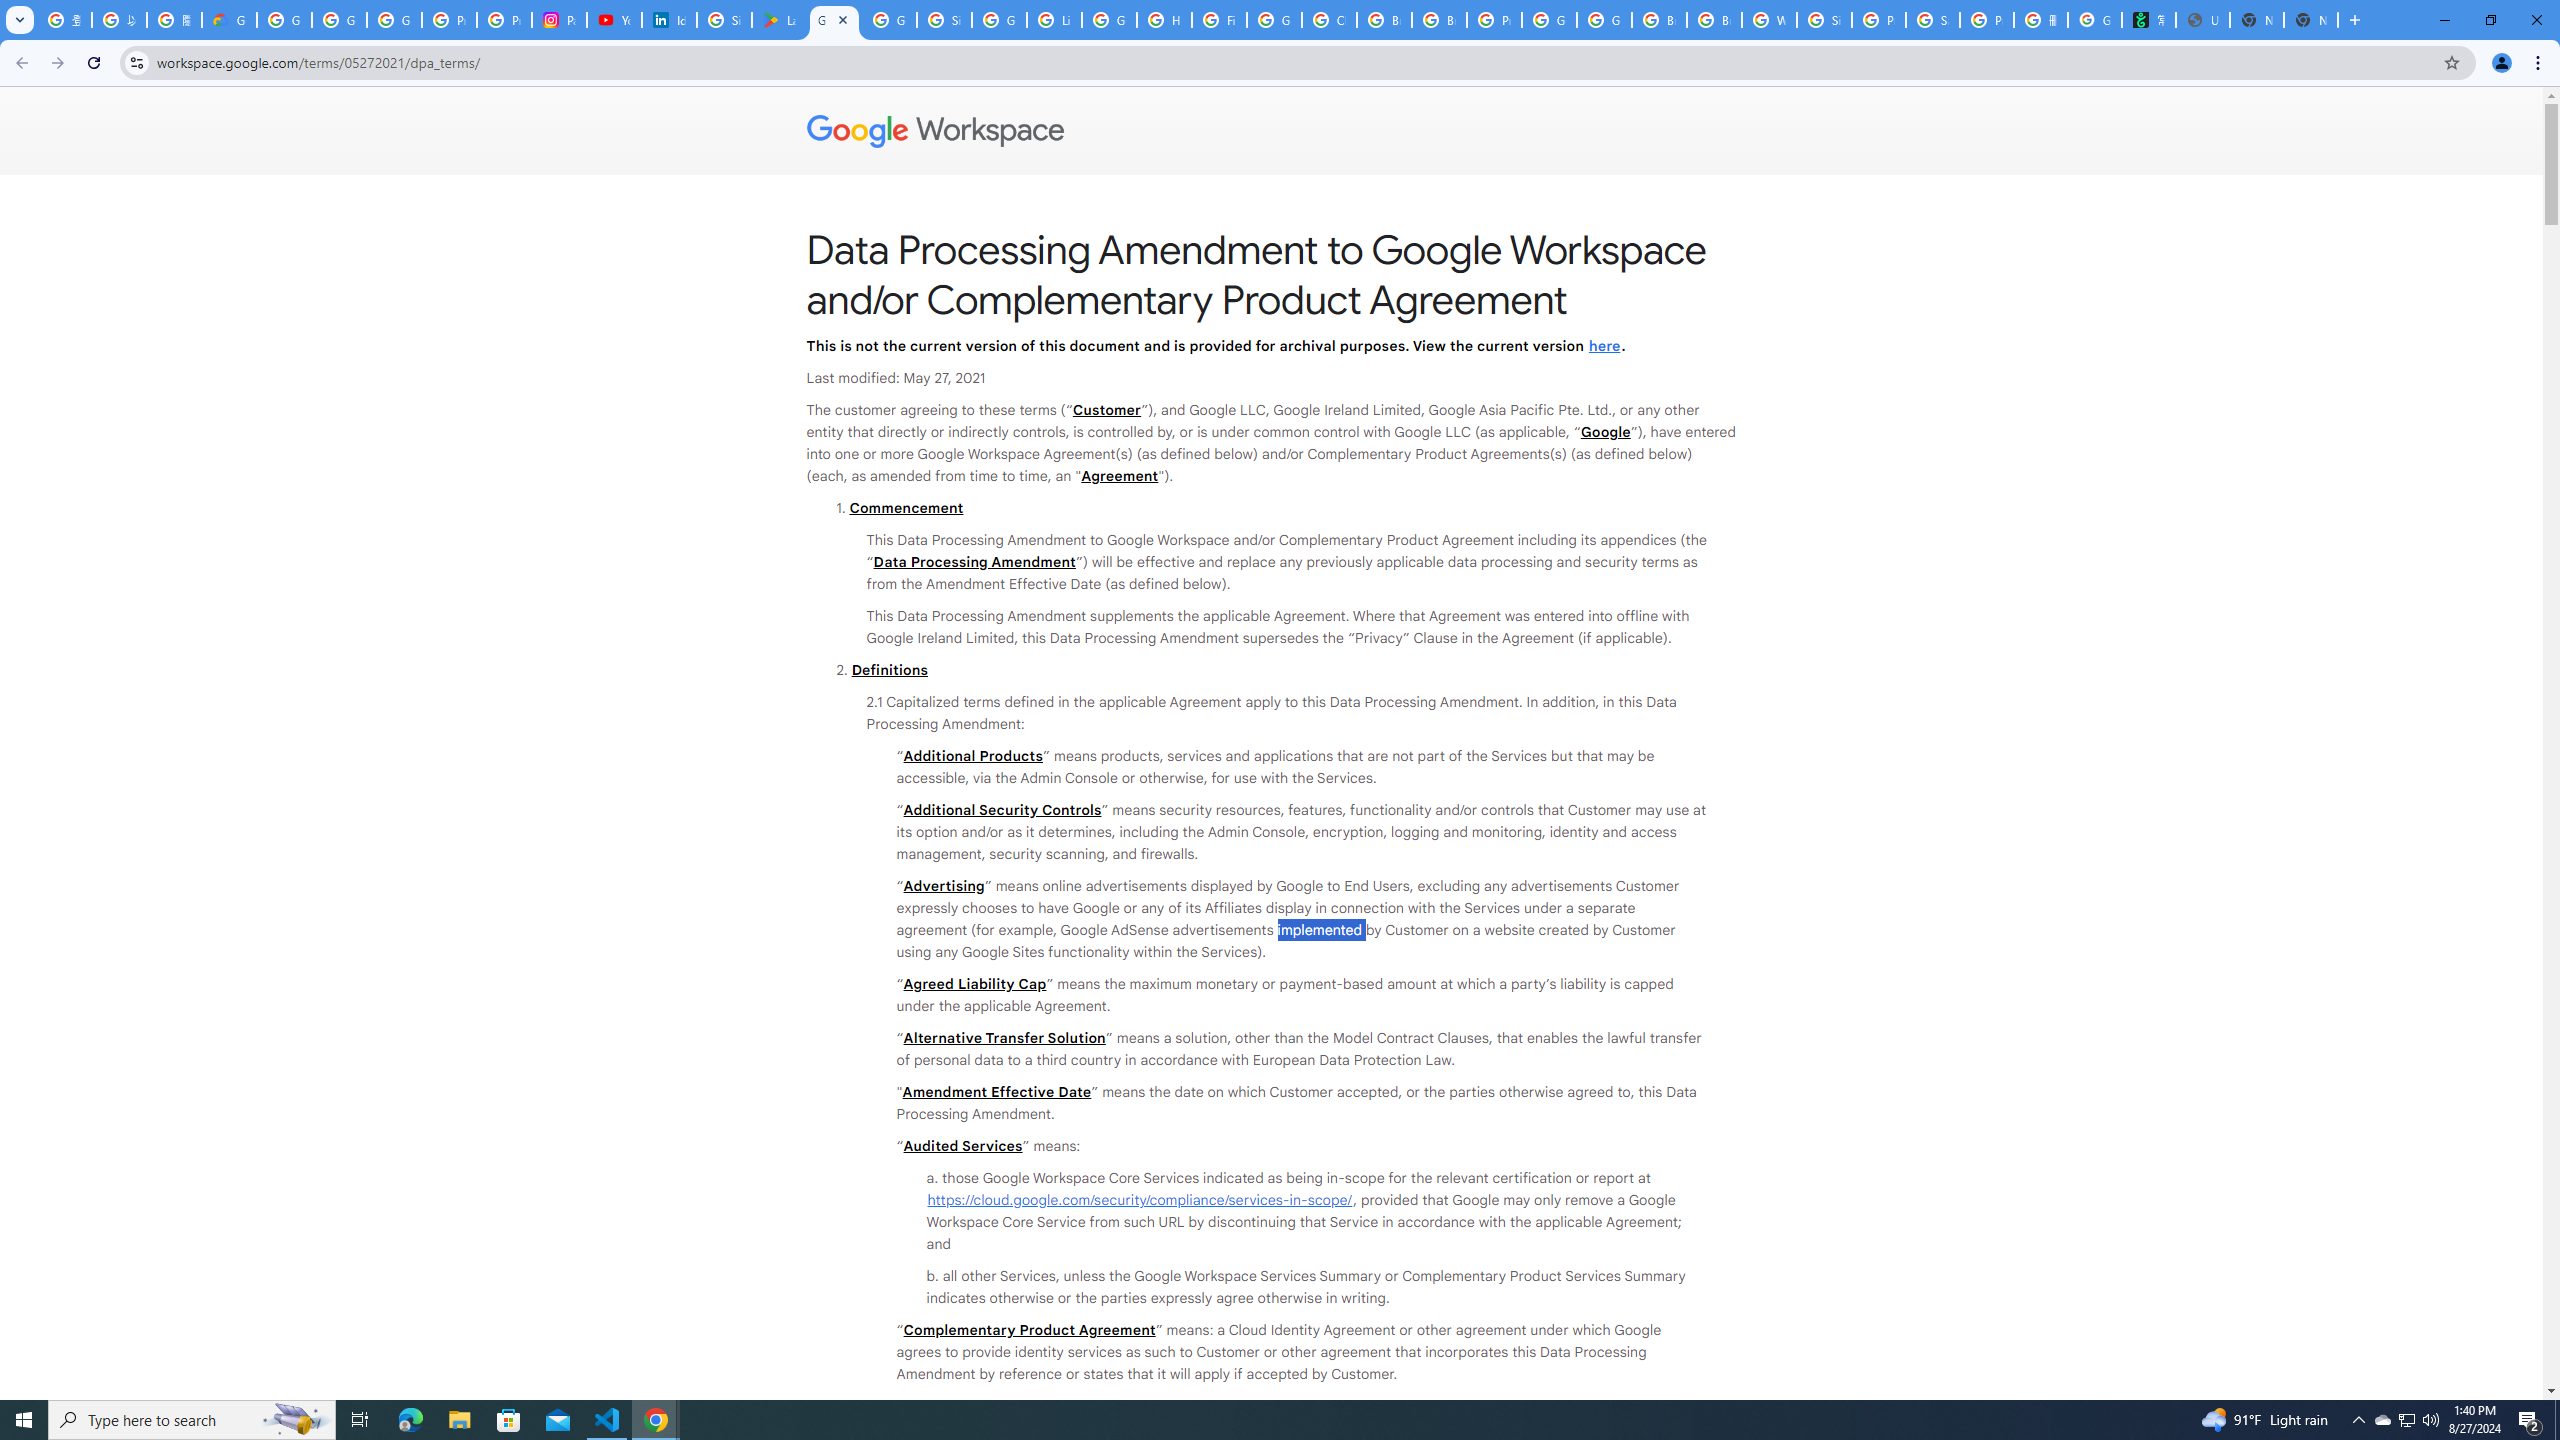 The image size is (2560, 1440). Describe the element at coordinates (778, 19) in the screenshot. I see `'Last Shelter: Survival - Apps on Google Play'` at that location.